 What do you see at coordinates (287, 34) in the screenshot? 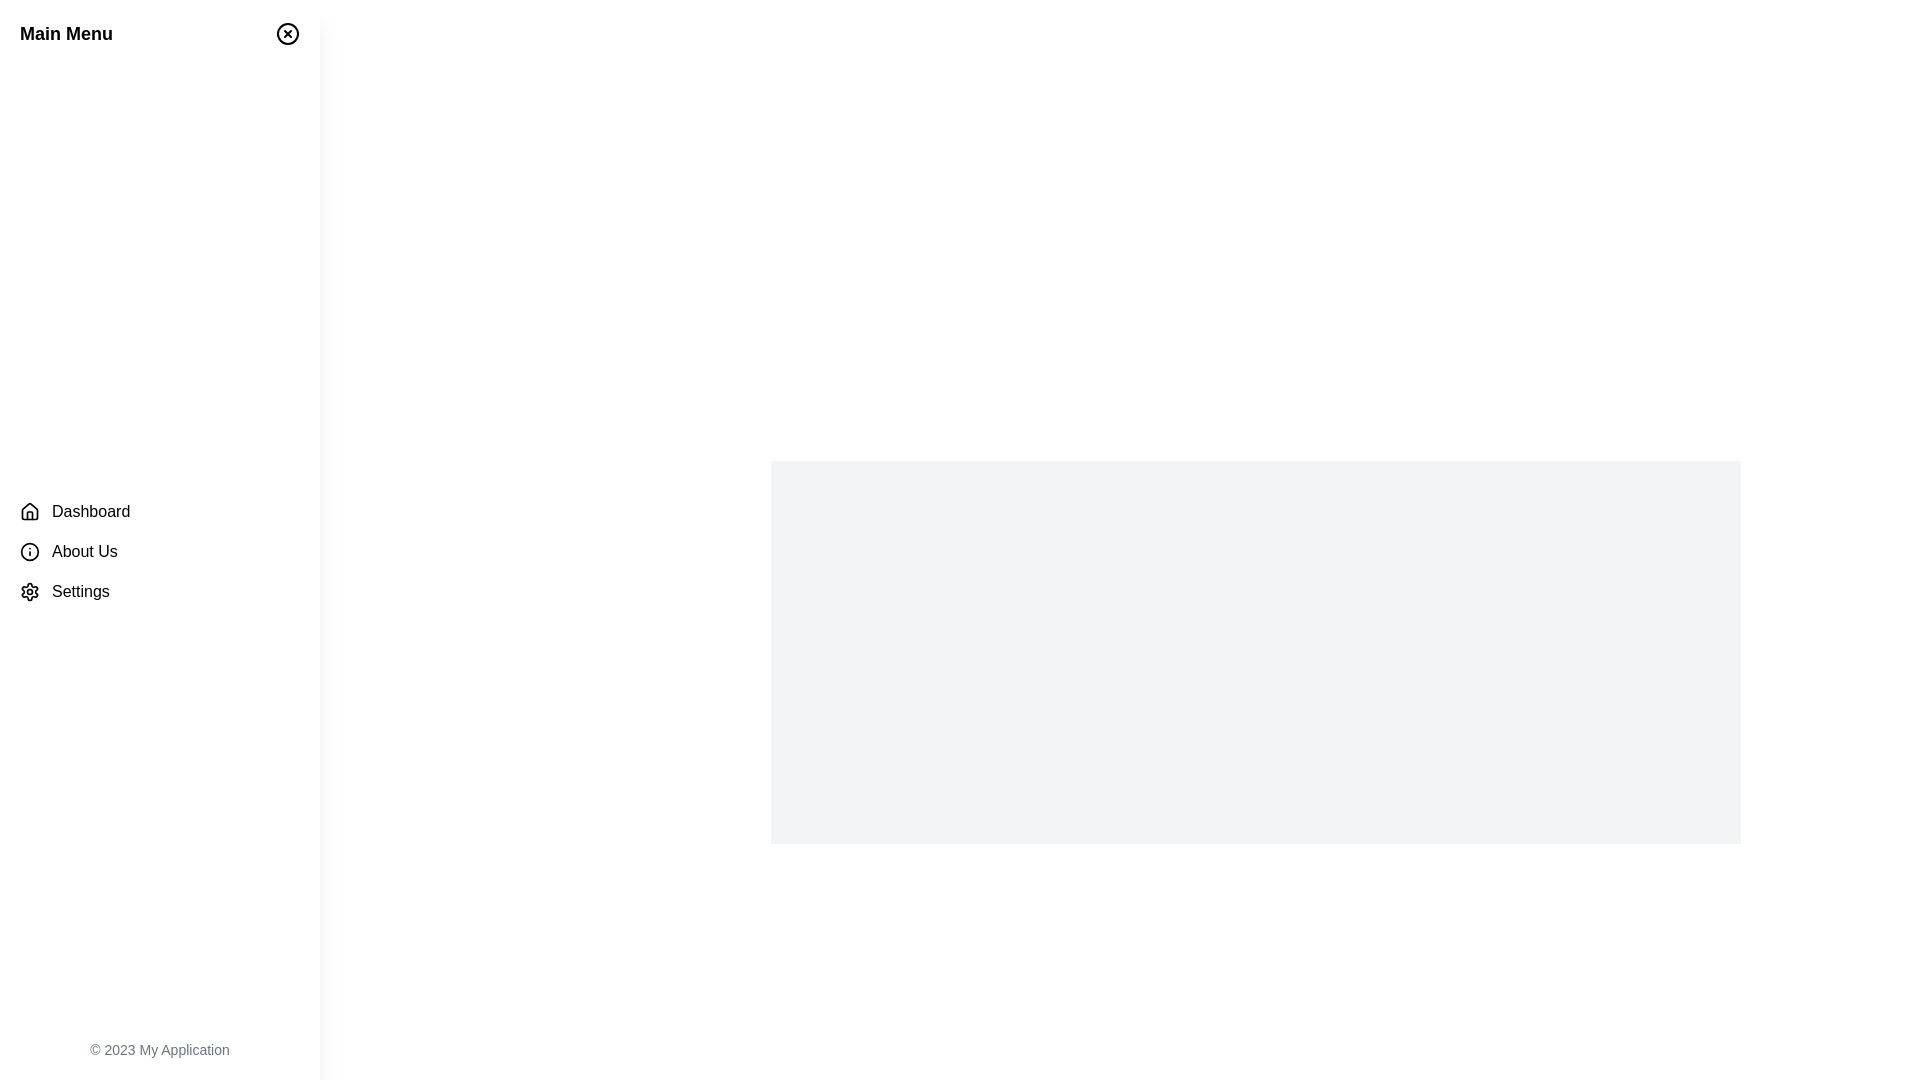
I see `the Close button icon located at the far right of the header bar labeled 'Main Menu'` at bounding box center [287, 34].